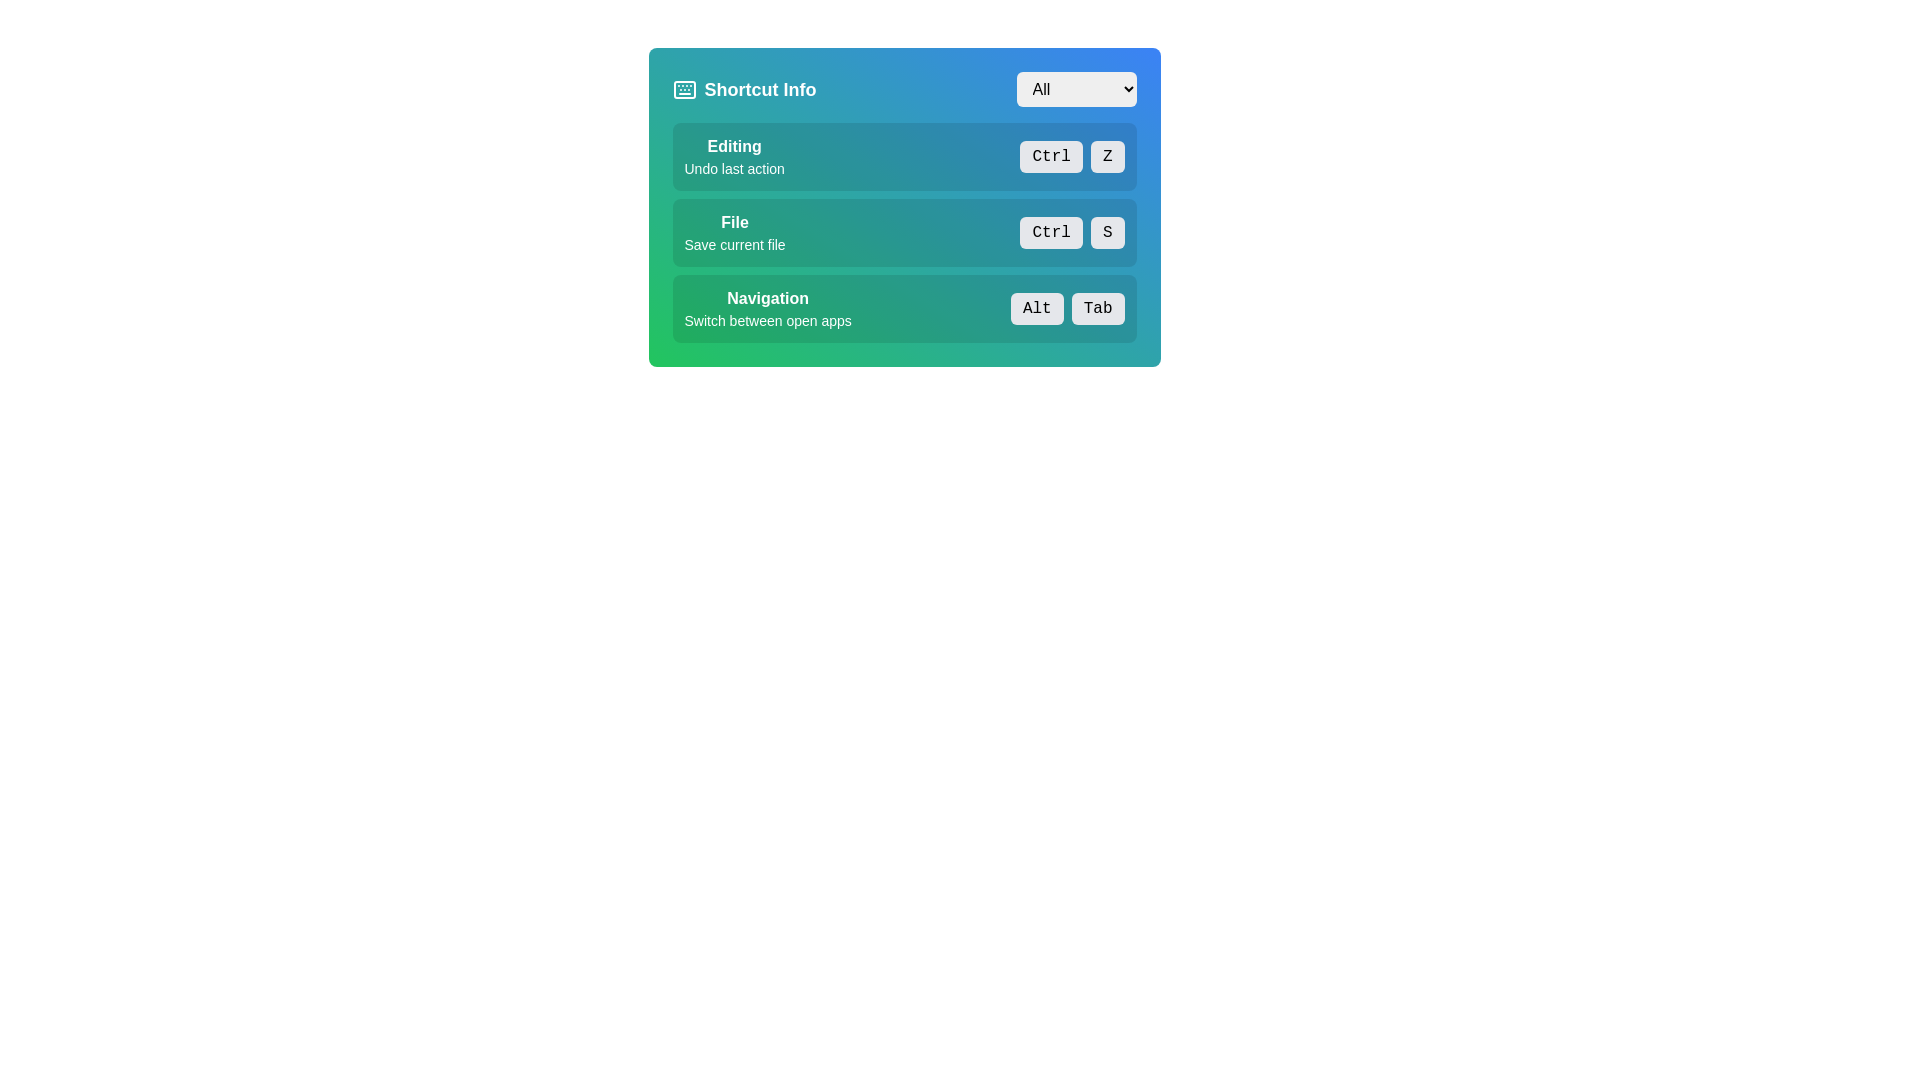  I want to click on the visual keycap label for the 'Ctrl' key in the 'Editing' row of the 'Shortcut Info' section, so click(1050, 156).